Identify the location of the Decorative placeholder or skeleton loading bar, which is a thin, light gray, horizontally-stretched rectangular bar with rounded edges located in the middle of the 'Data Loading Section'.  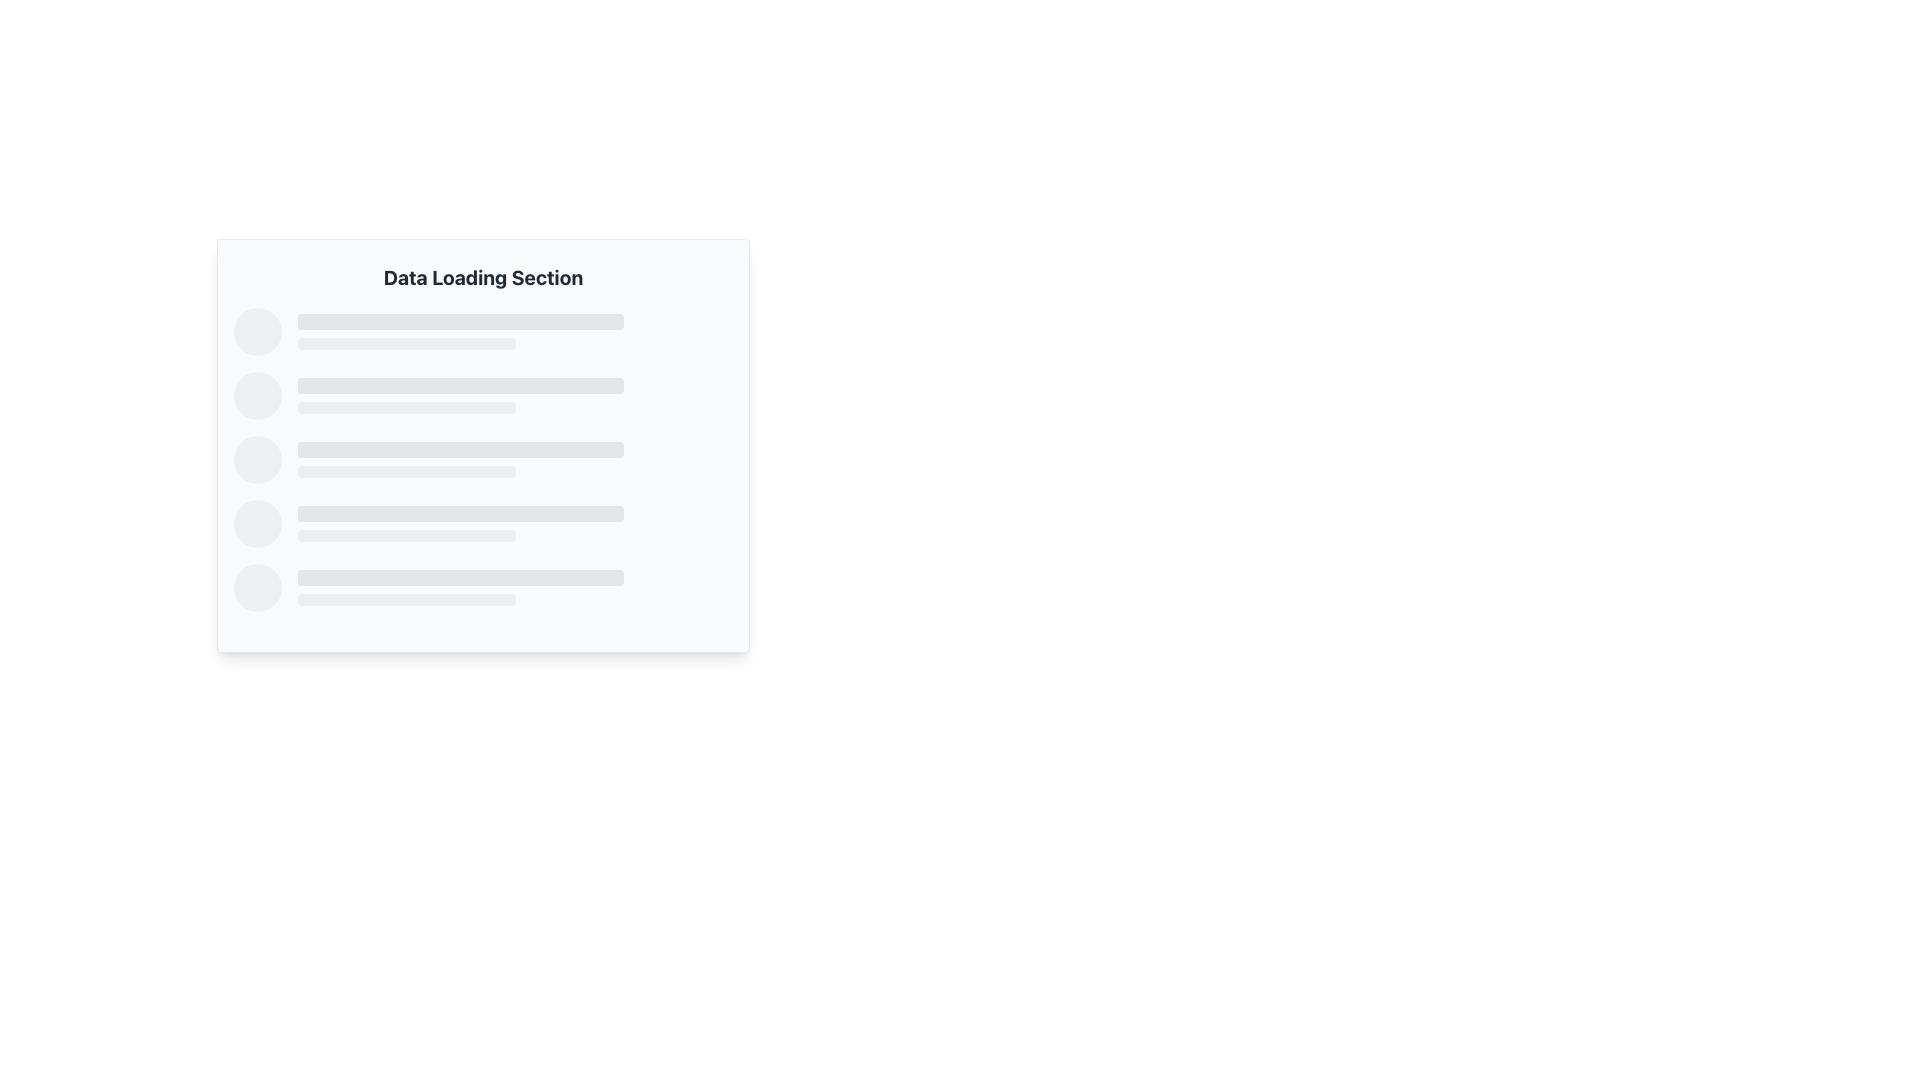
(405, 471).